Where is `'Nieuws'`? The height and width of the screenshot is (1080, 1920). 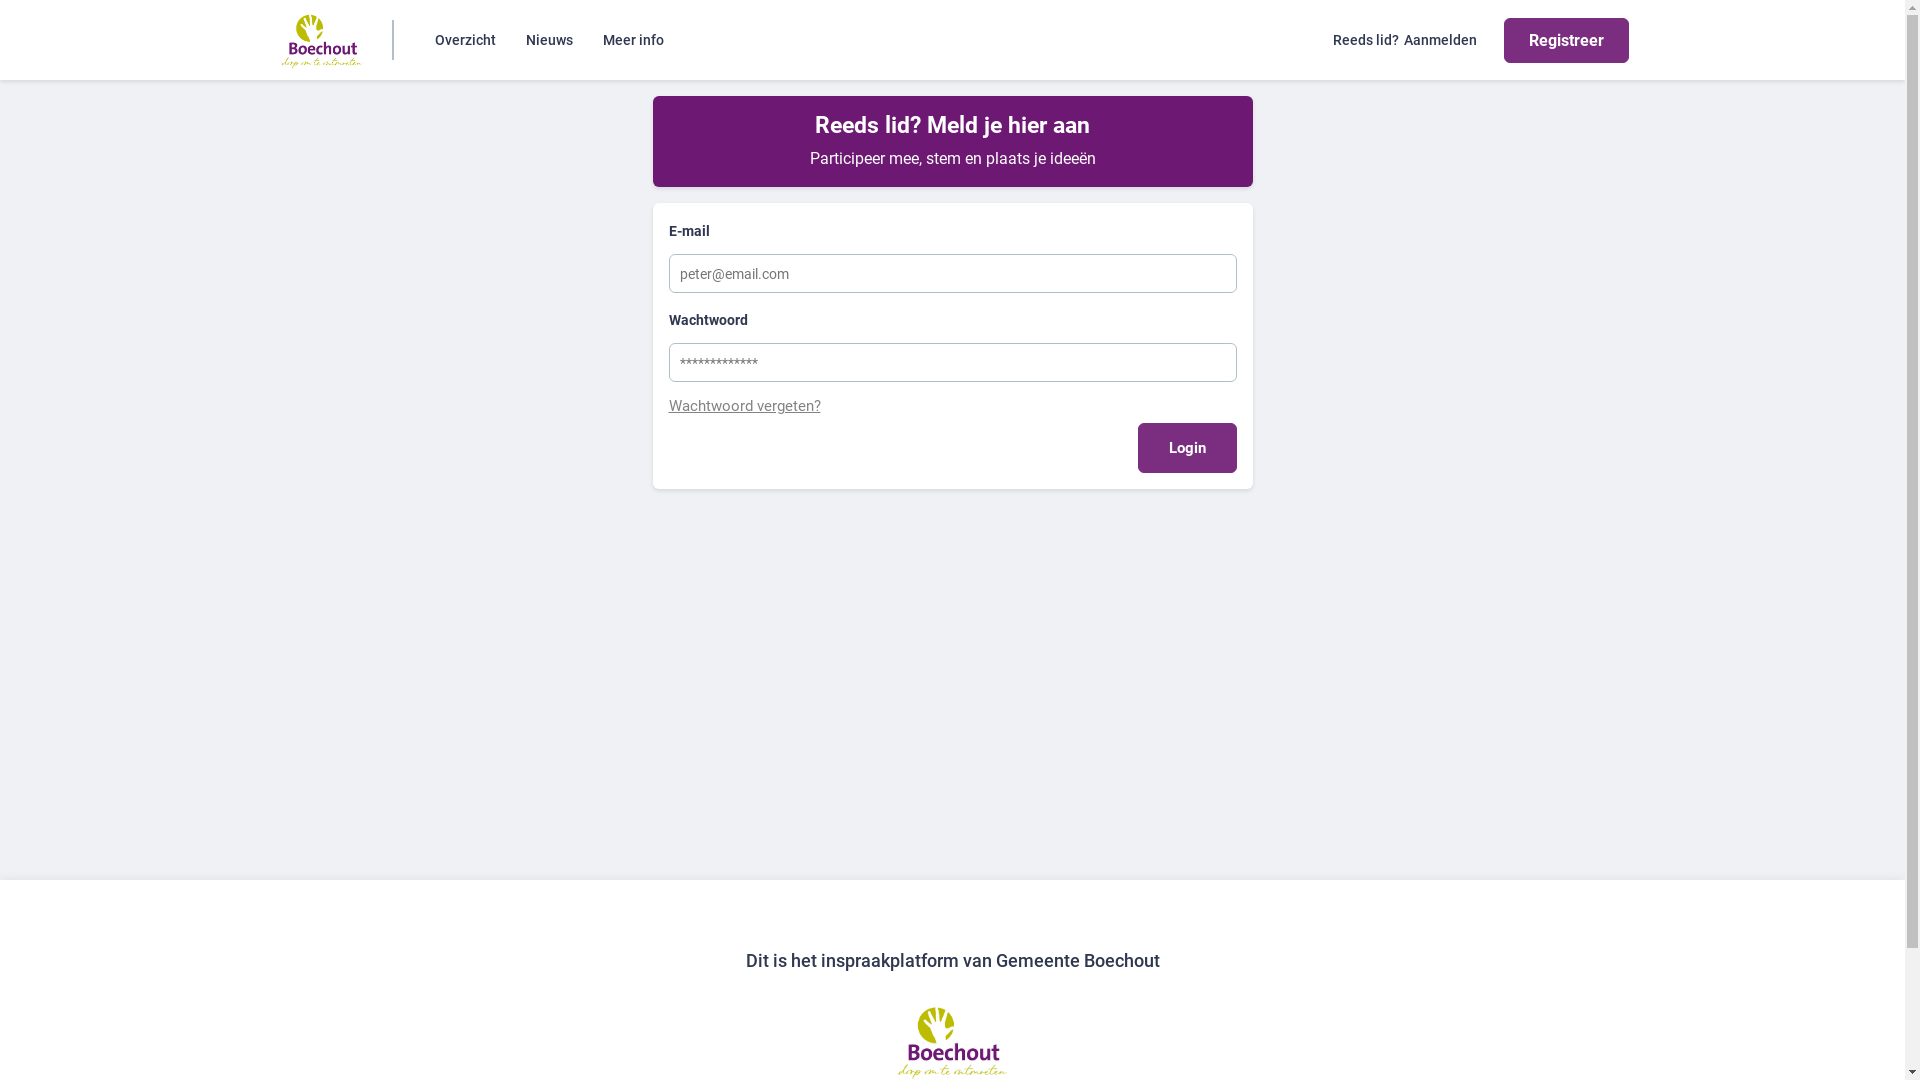 'Nieuws' is located at coordinates (549, 39).